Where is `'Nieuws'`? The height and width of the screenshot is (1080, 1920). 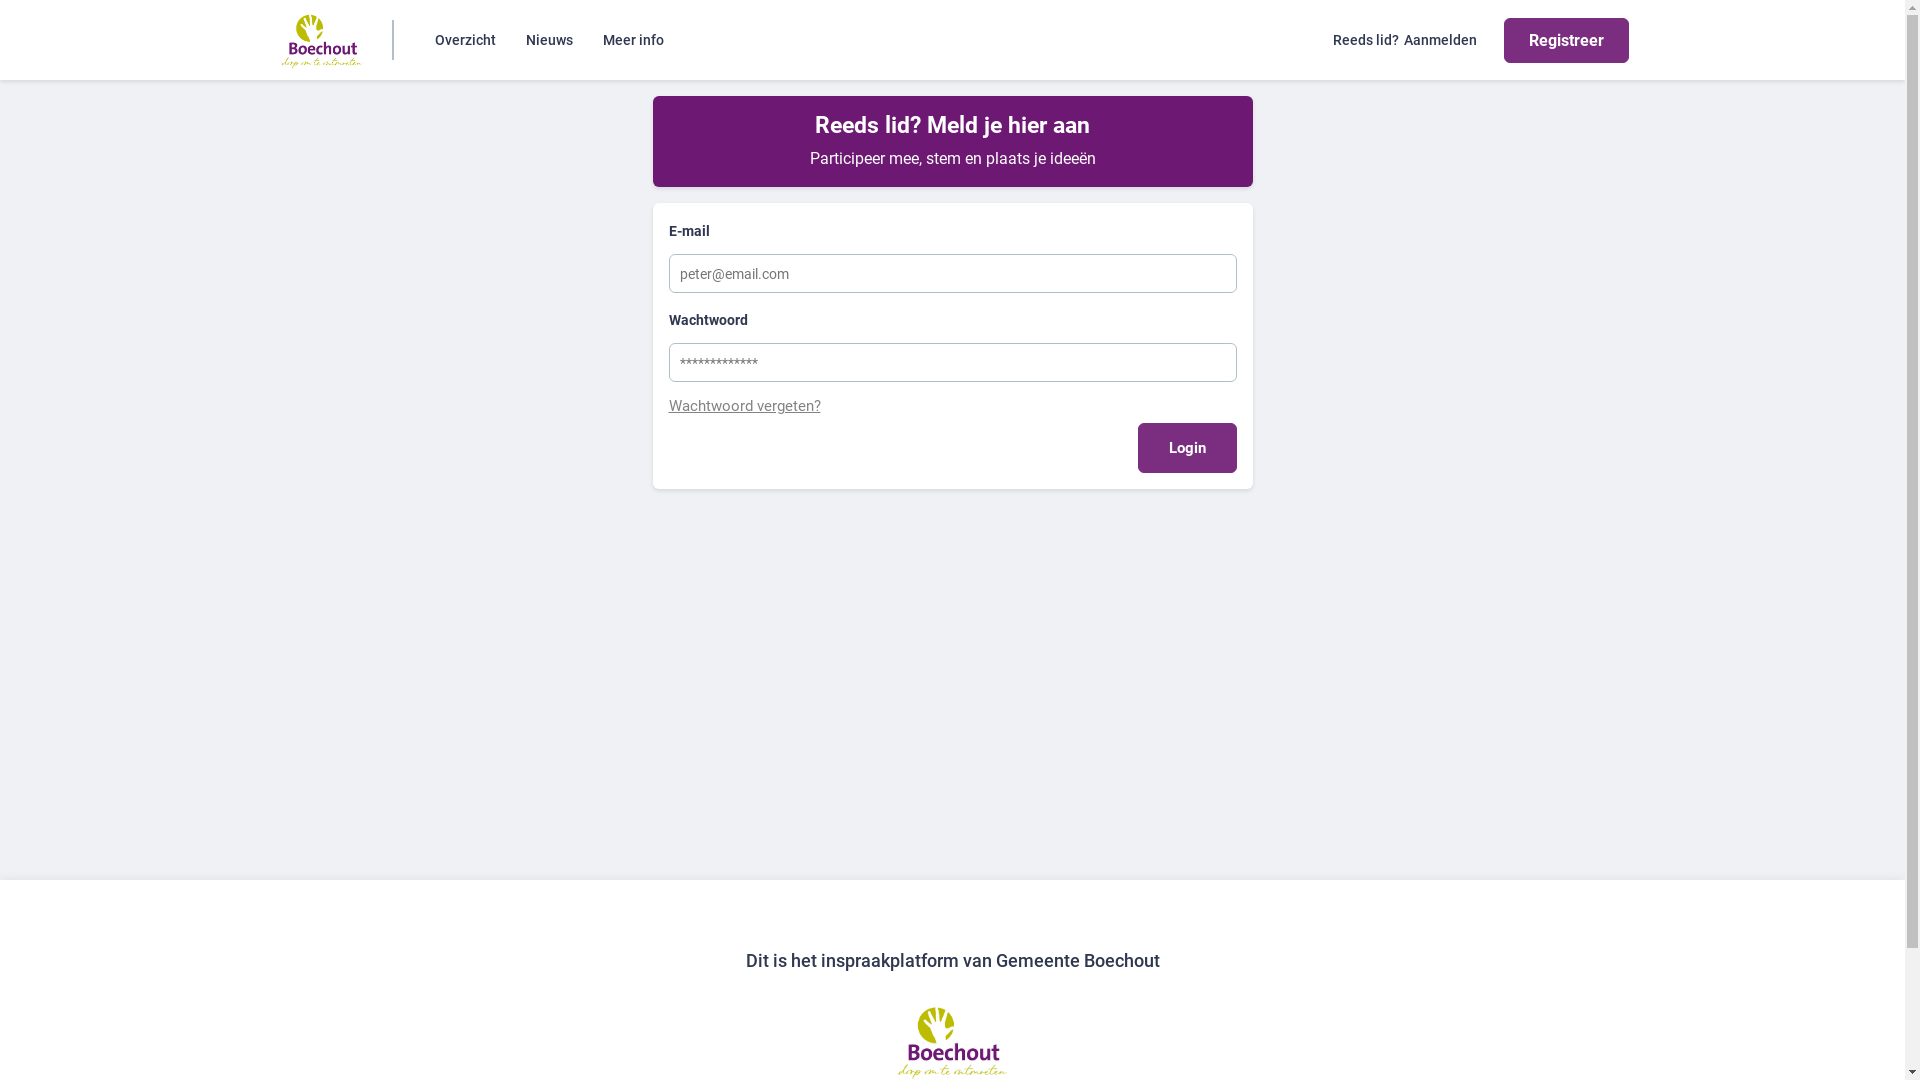 'Nieuws' is located at coordinates (549, 39).